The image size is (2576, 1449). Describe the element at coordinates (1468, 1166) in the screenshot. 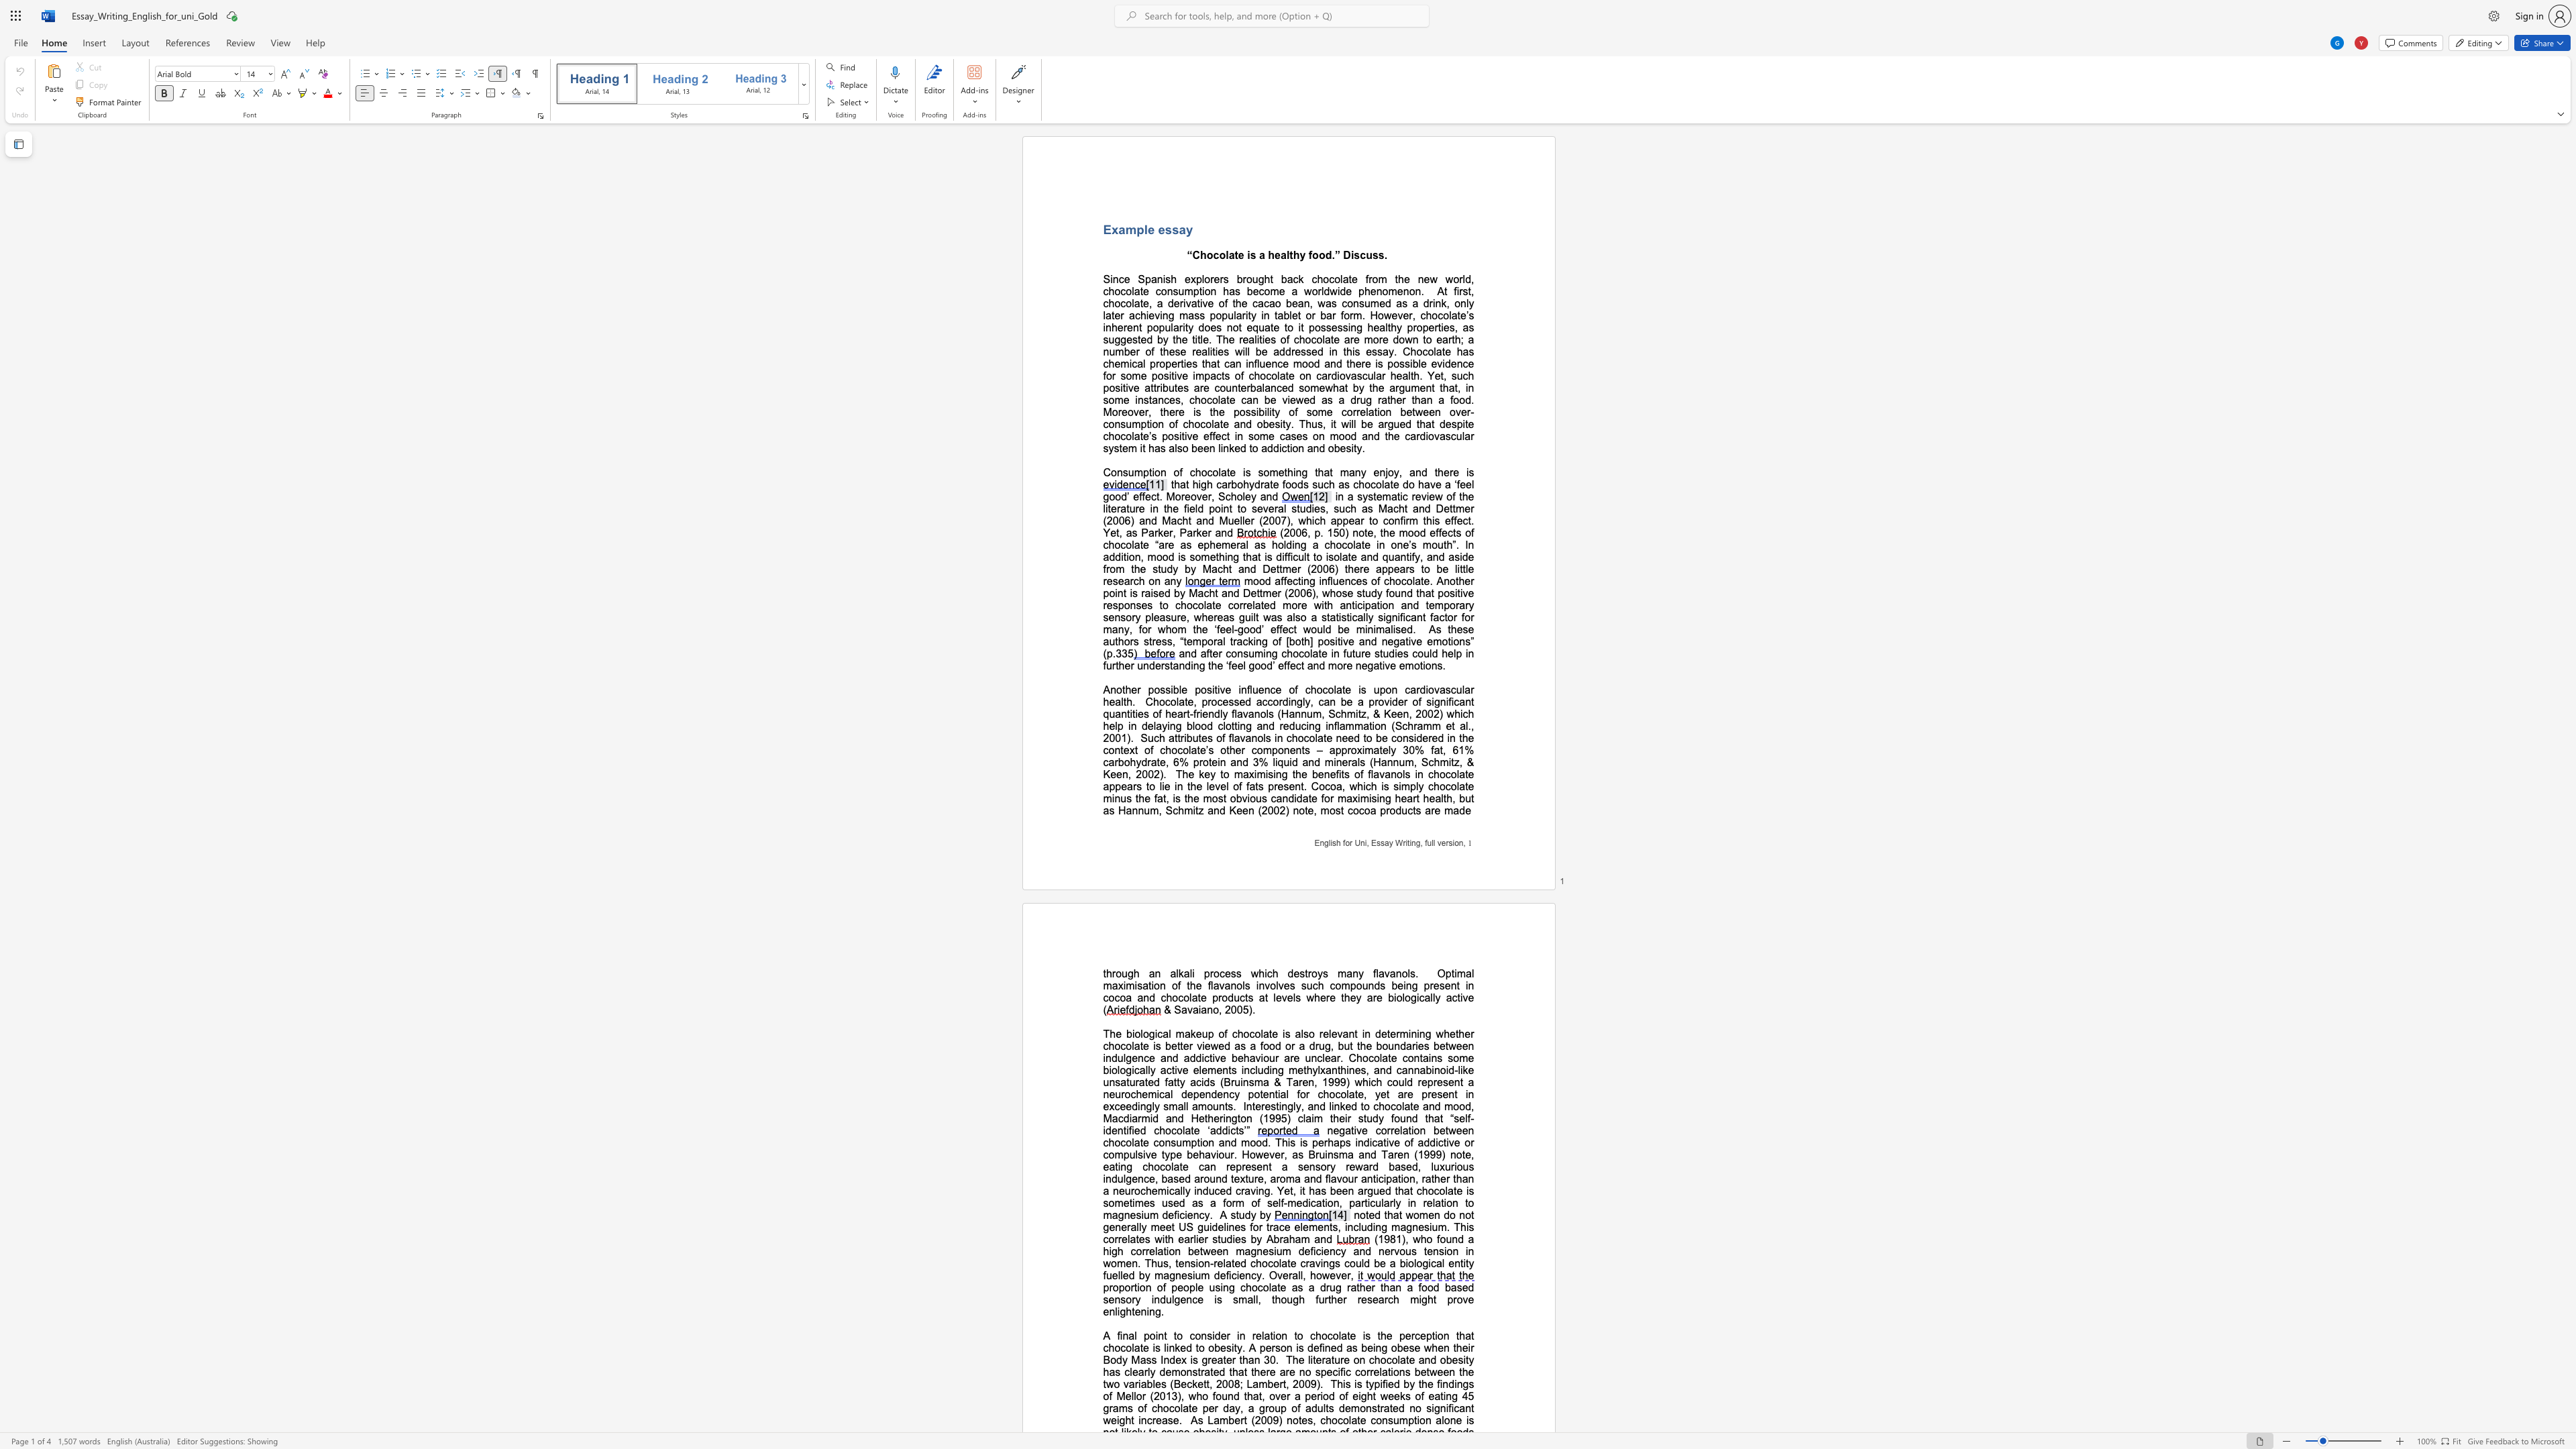

I see `the subset text "s indulgence, based around texture," within the text "a sensory reward based, luxurious indulgence, based around texture,"` at that location.